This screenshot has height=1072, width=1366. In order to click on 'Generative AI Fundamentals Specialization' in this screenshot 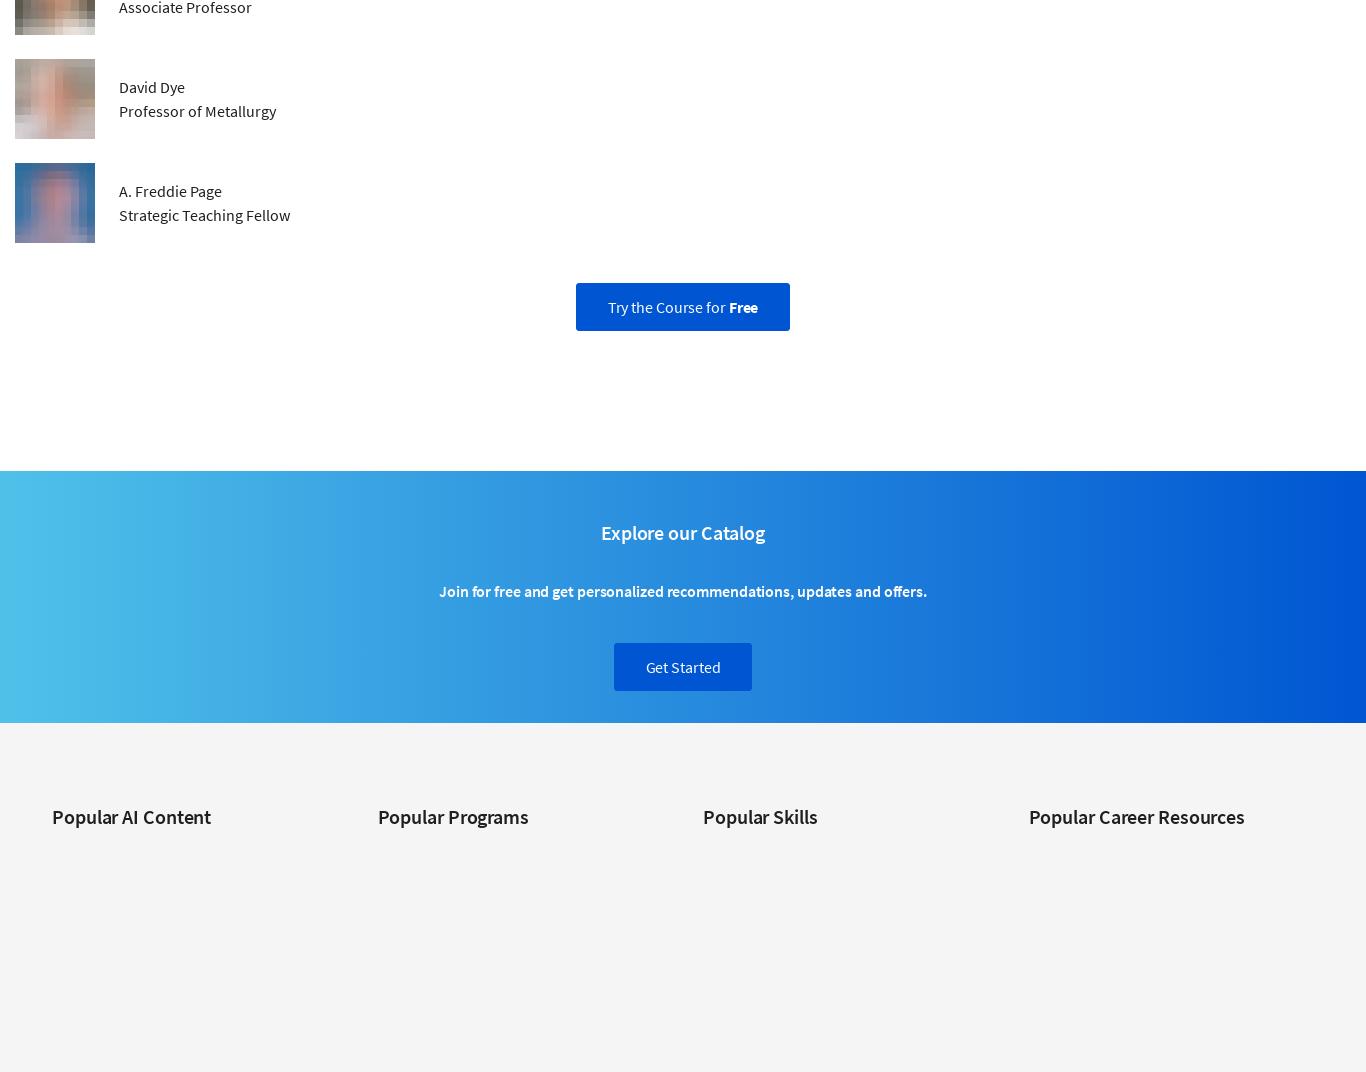, I will do `click(52, 1000)`.